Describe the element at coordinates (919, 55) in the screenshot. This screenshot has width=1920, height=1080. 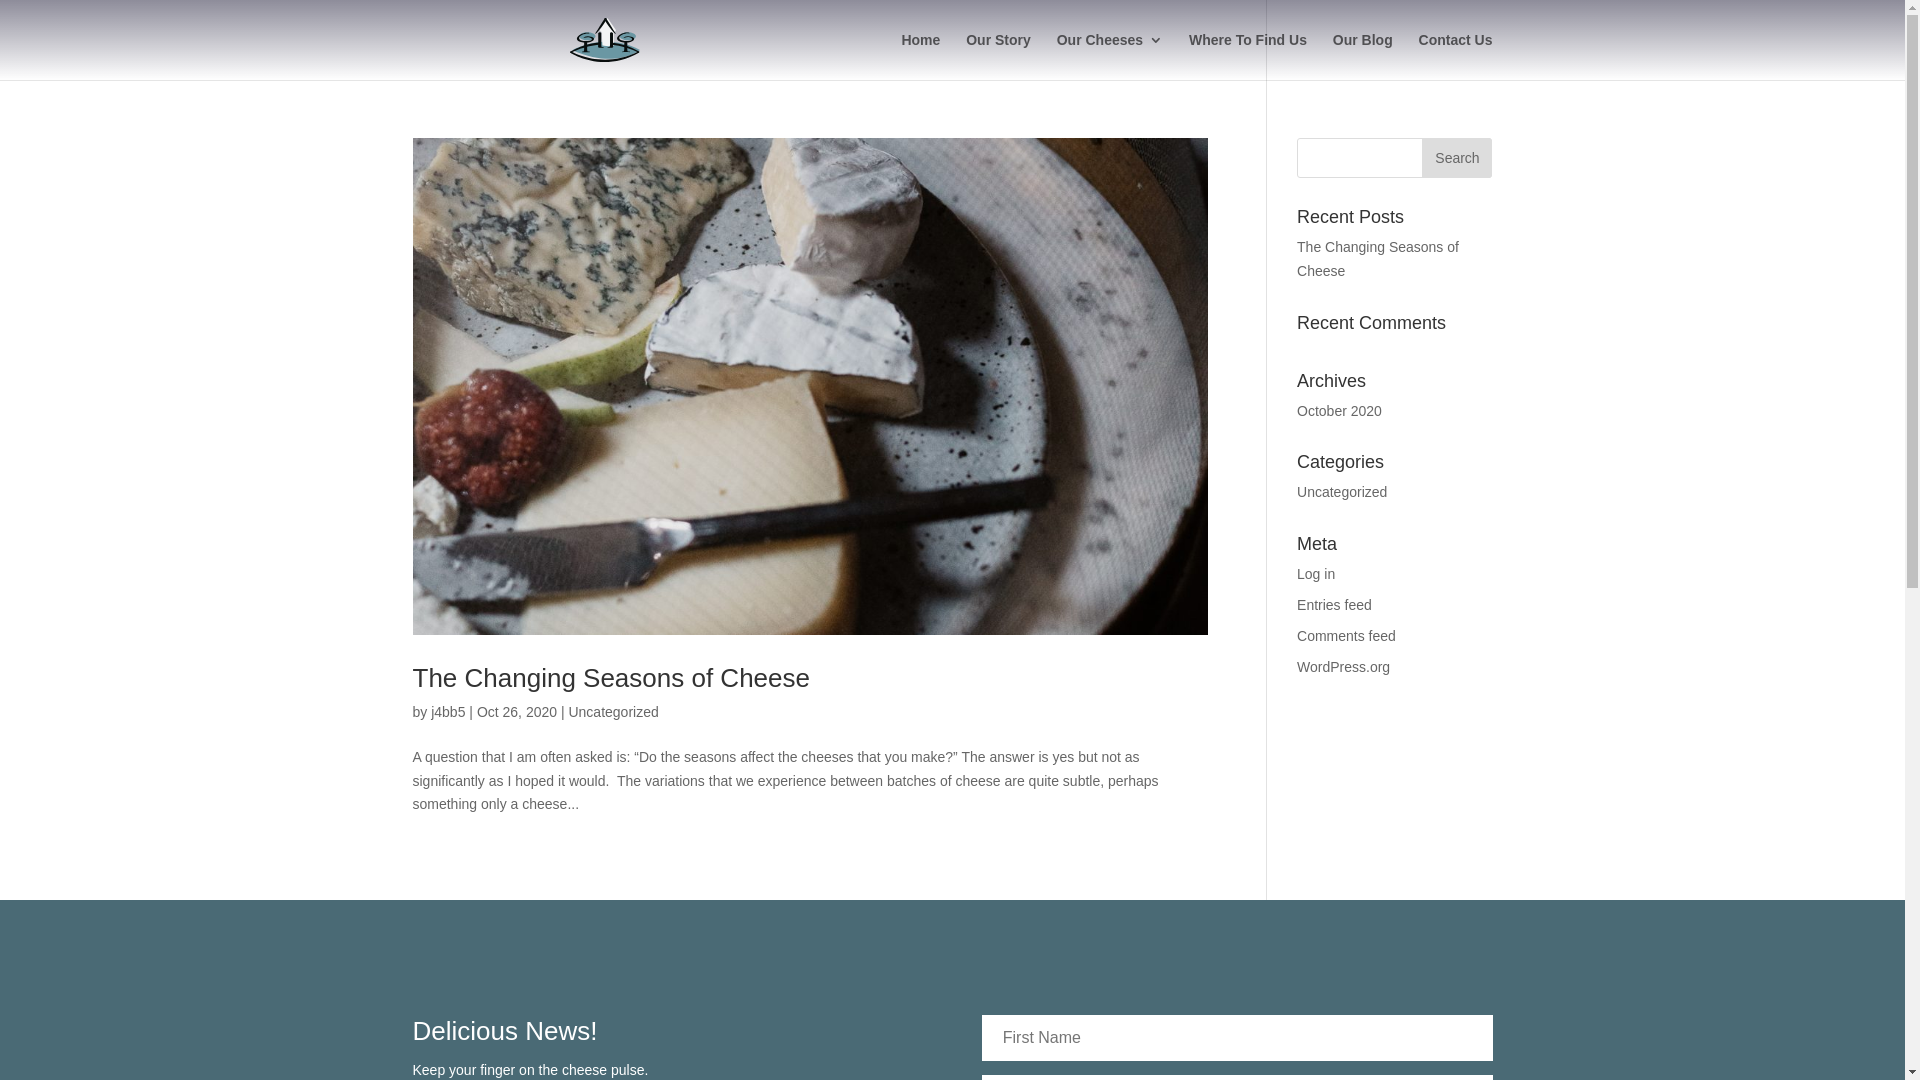
I see `'Home'` at that location.